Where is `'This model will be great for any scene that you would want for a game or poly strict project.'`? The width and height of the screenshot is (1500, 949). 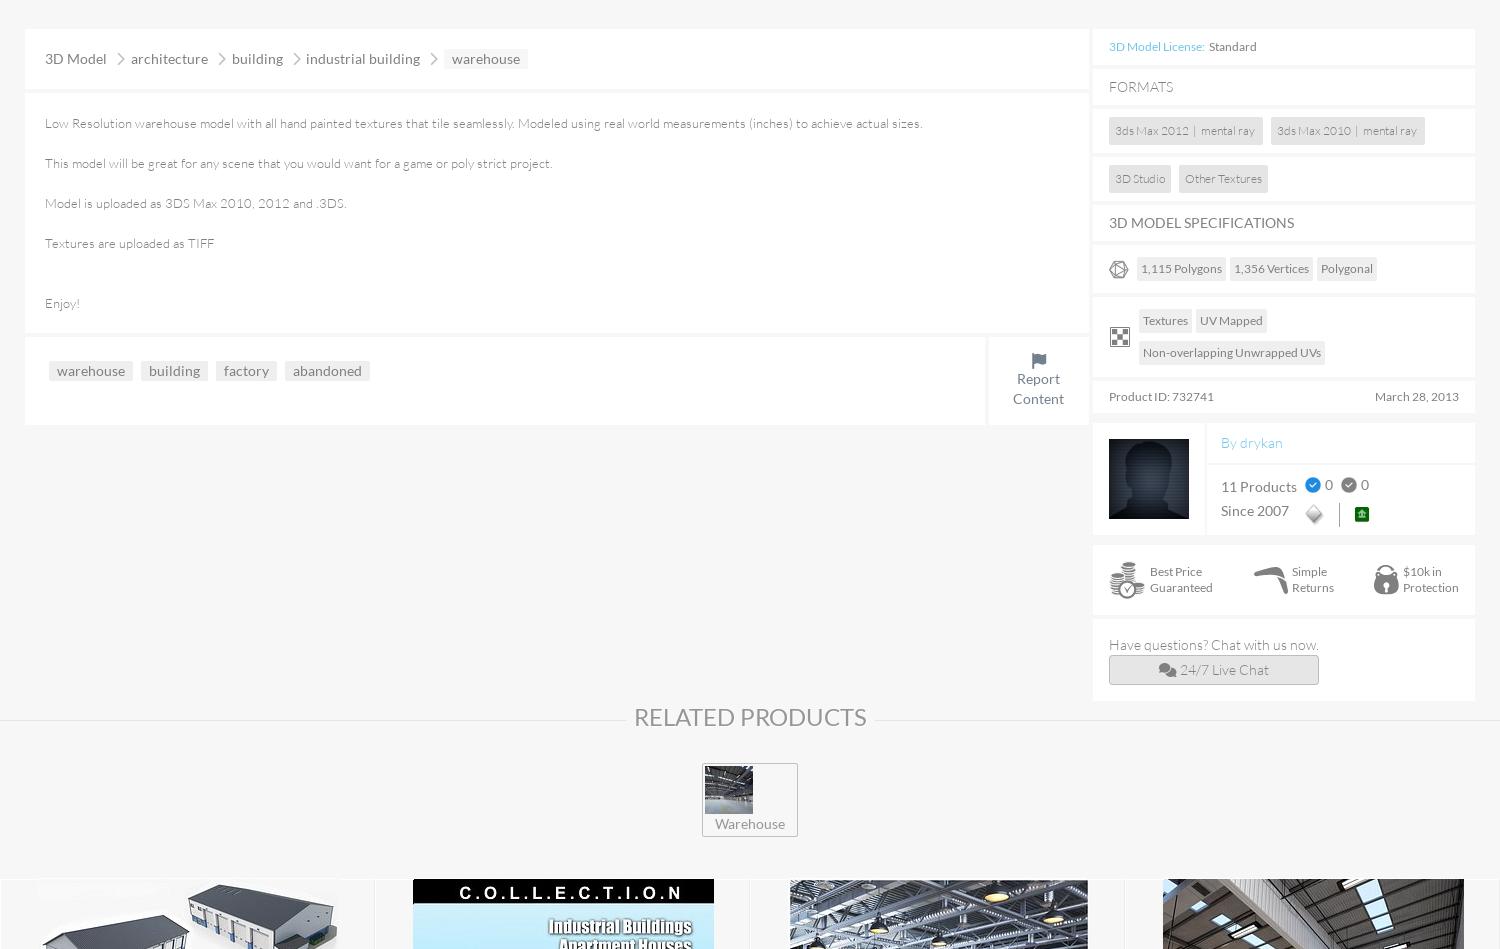
'This model will be great for any scene that you would want for a game or poly strict project.' is located at coordinates (298, 162).